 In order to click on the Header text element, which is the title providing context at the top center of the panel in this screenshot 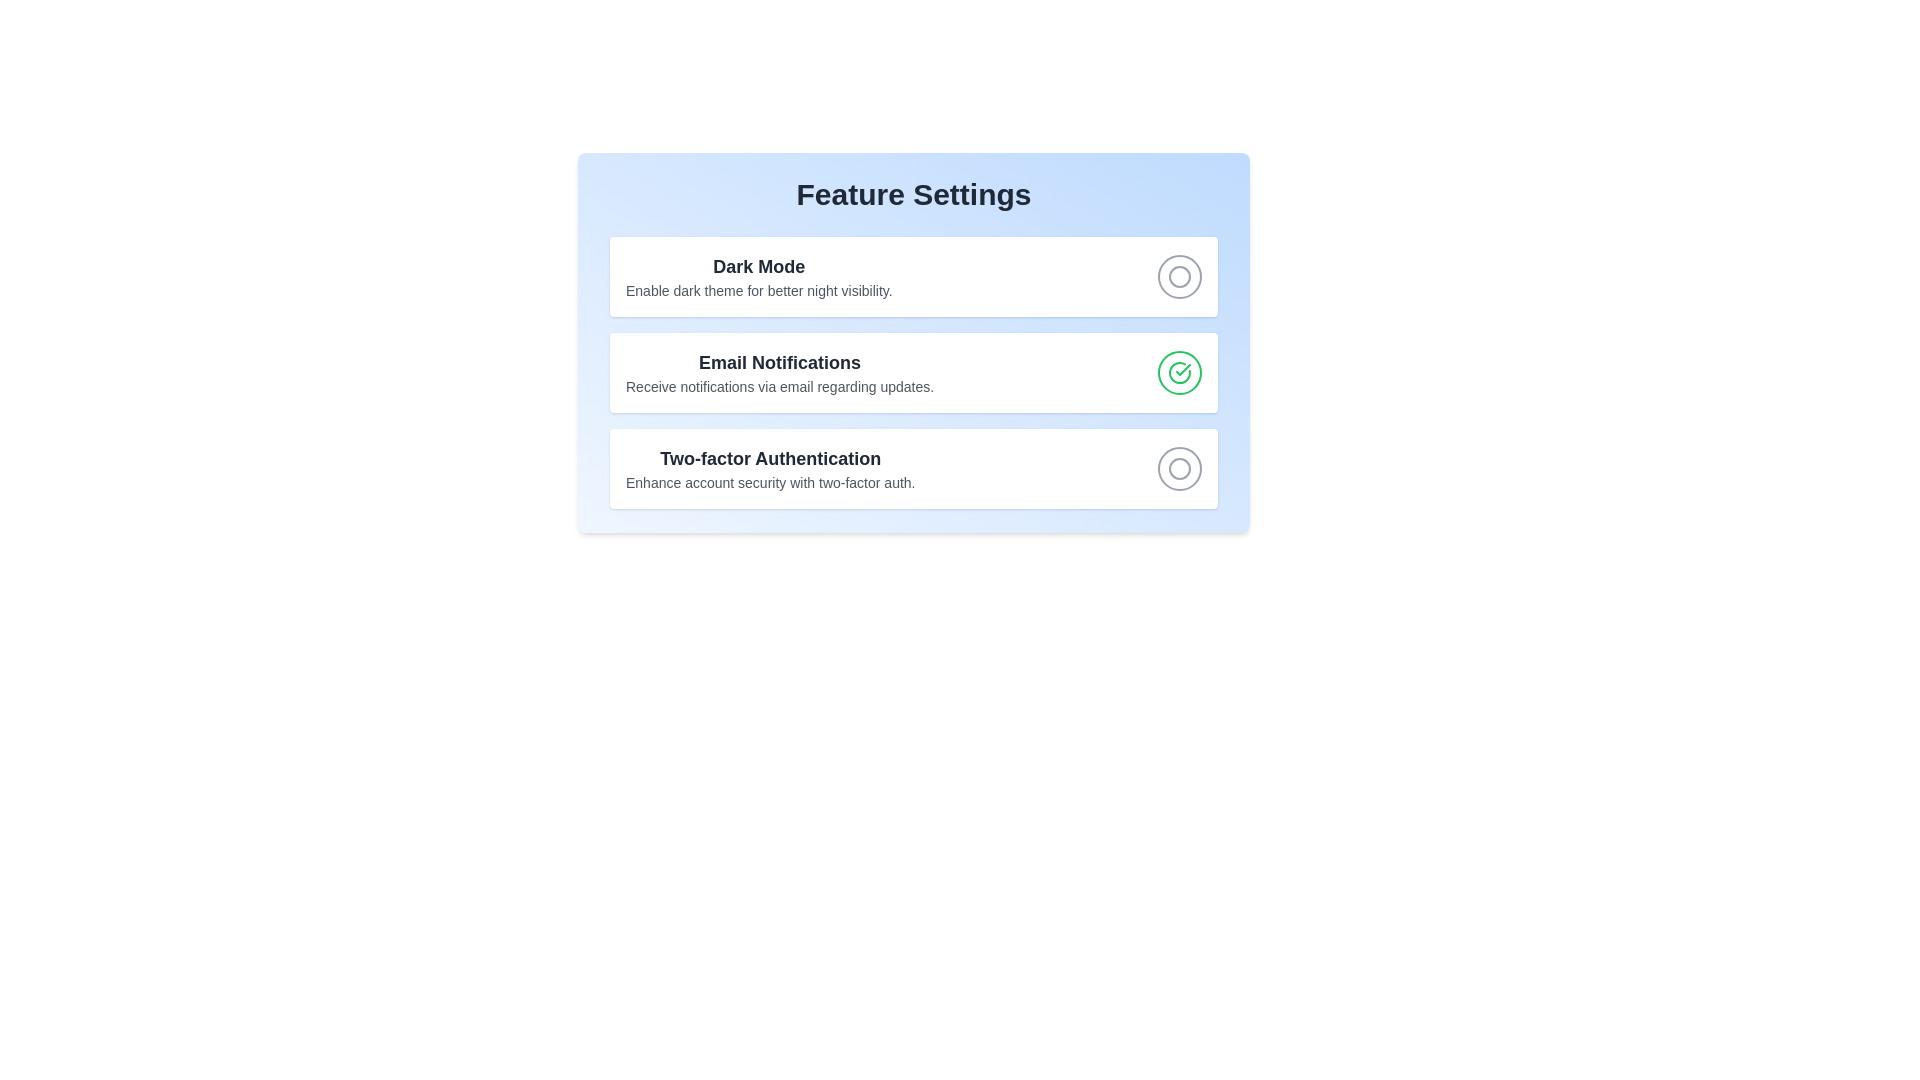, I will do `click(912, 195)`.